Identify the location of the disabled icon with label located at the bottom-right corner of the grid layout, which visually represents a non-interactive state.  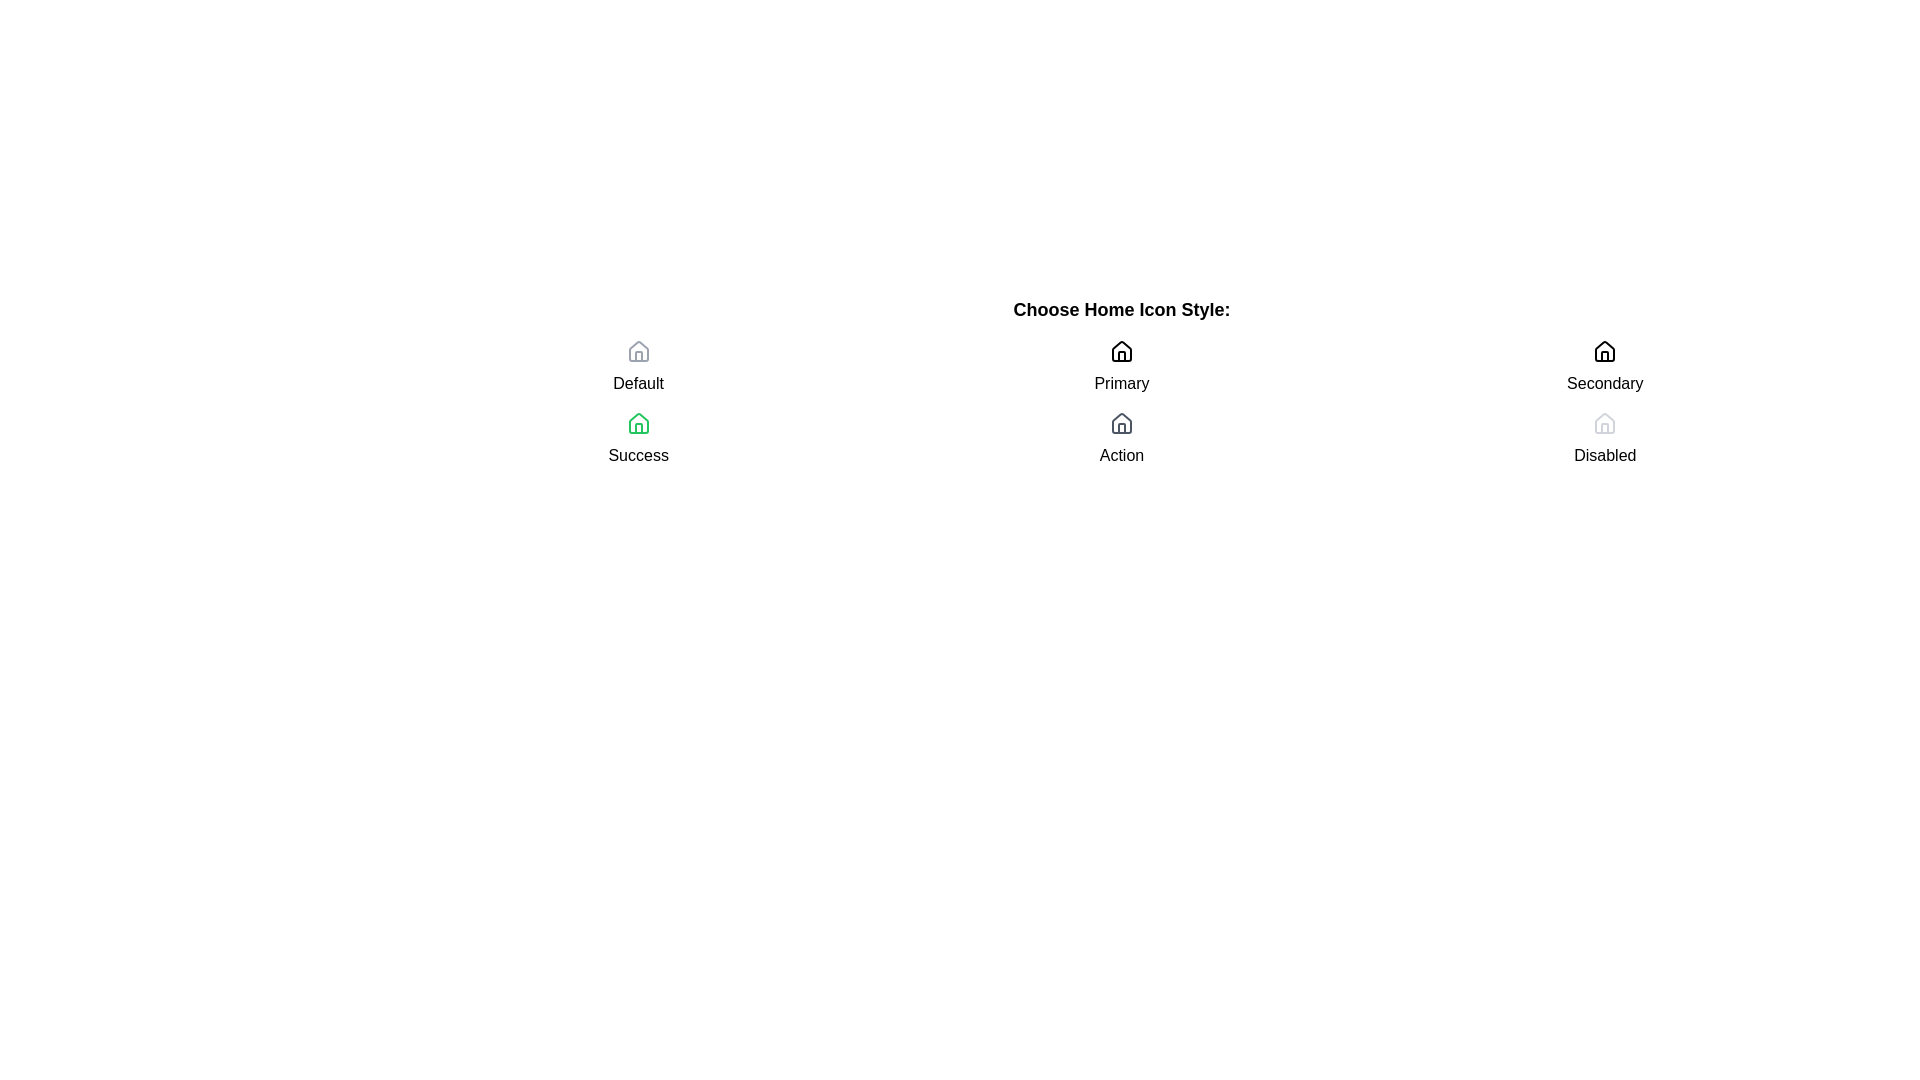
(1605, 438).